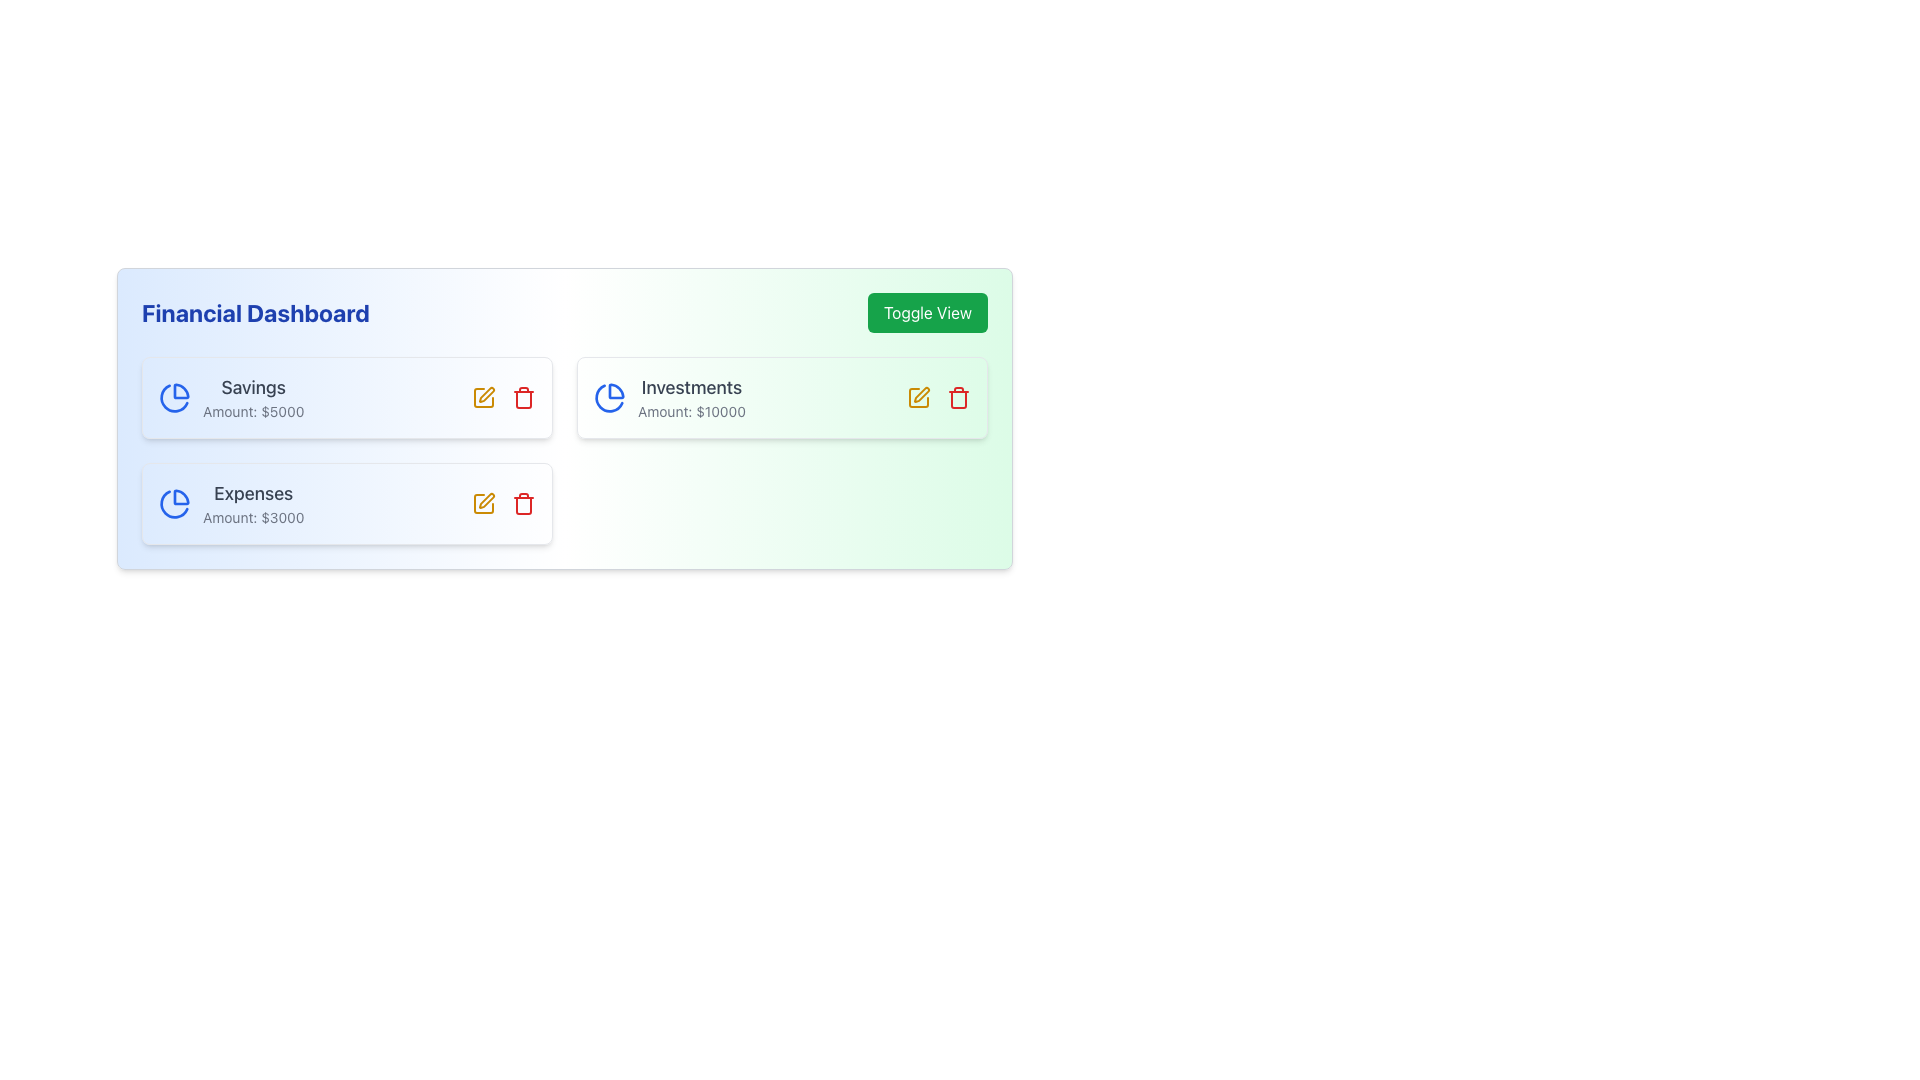 This screenshot has height=1080, width=1920. What do you see at coordinates (917, 397) in the screenshot?
I see `the SVG graphic icon representing the editing function for the 'Investments' category, located to the right of the 'Investments' label` at bounding box center [917, 397].